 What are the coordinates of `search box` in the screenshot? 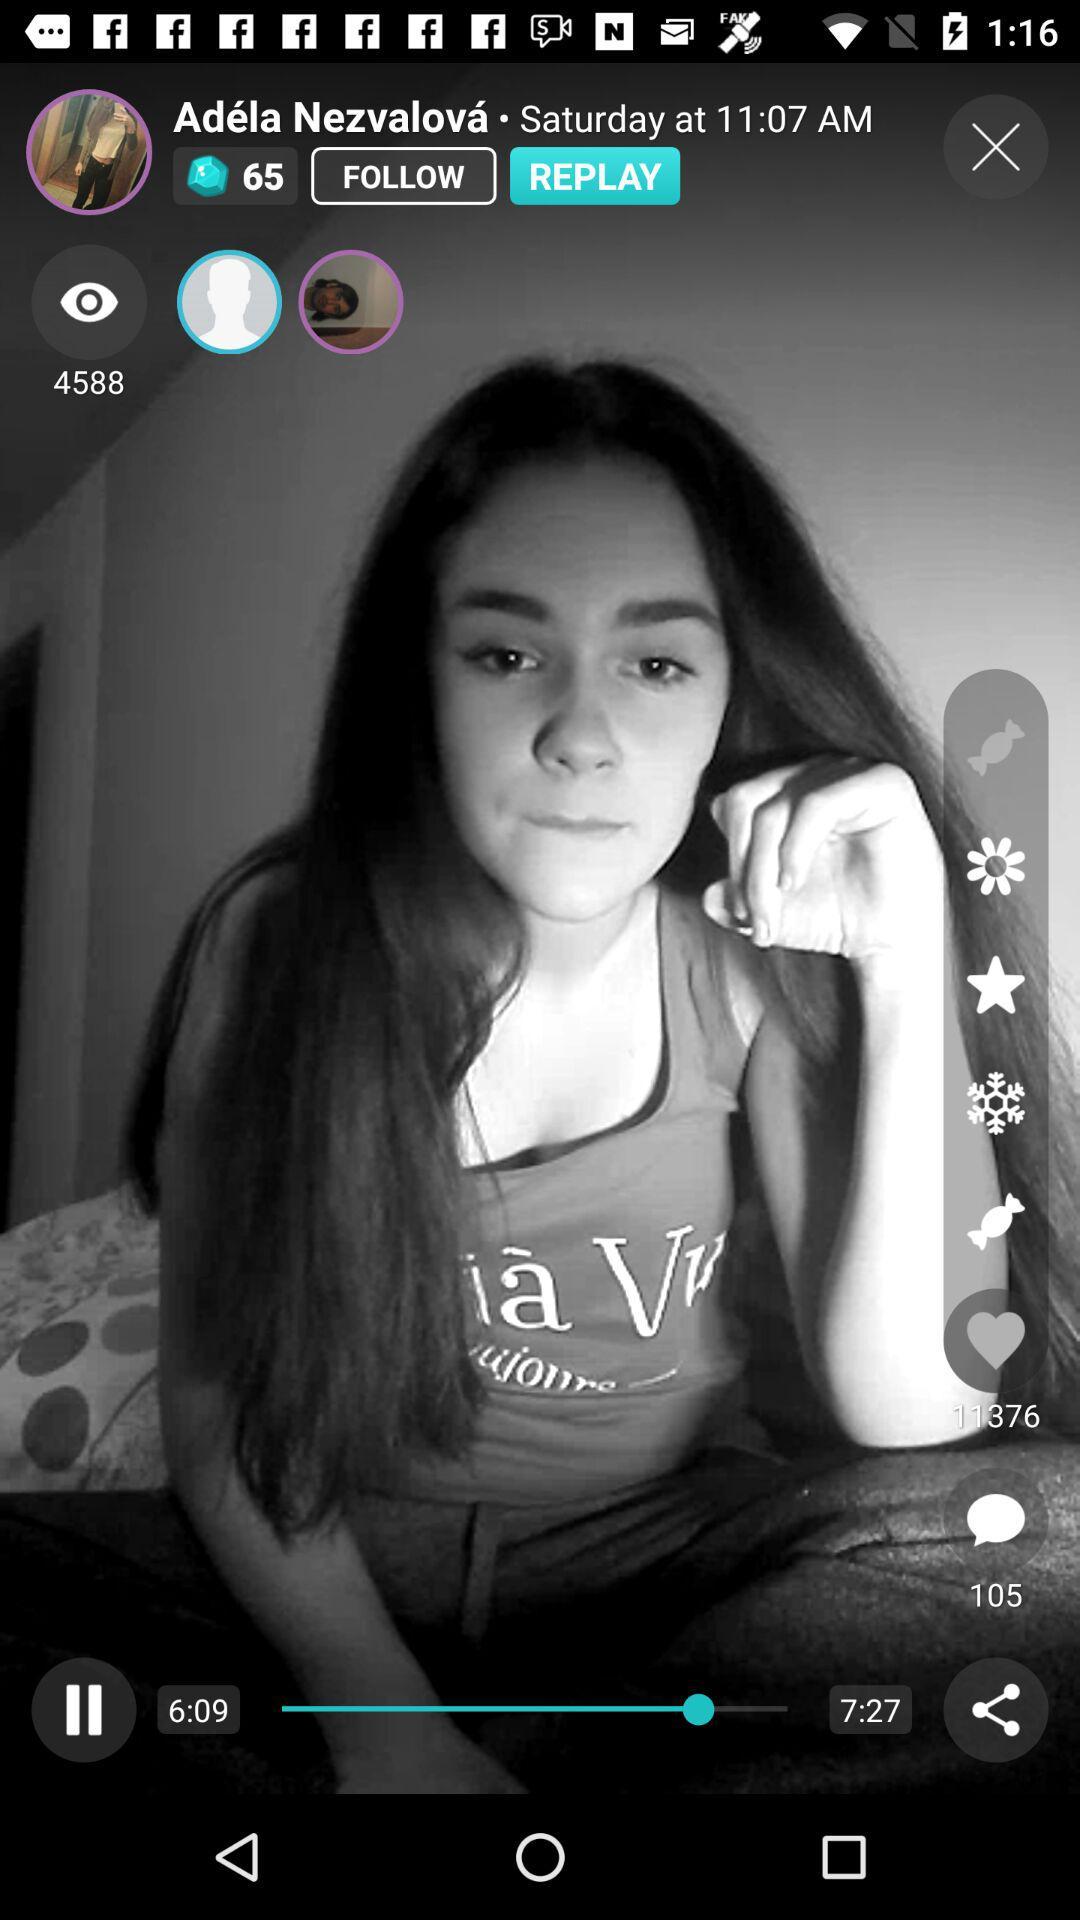 It's located at (995, 1708).